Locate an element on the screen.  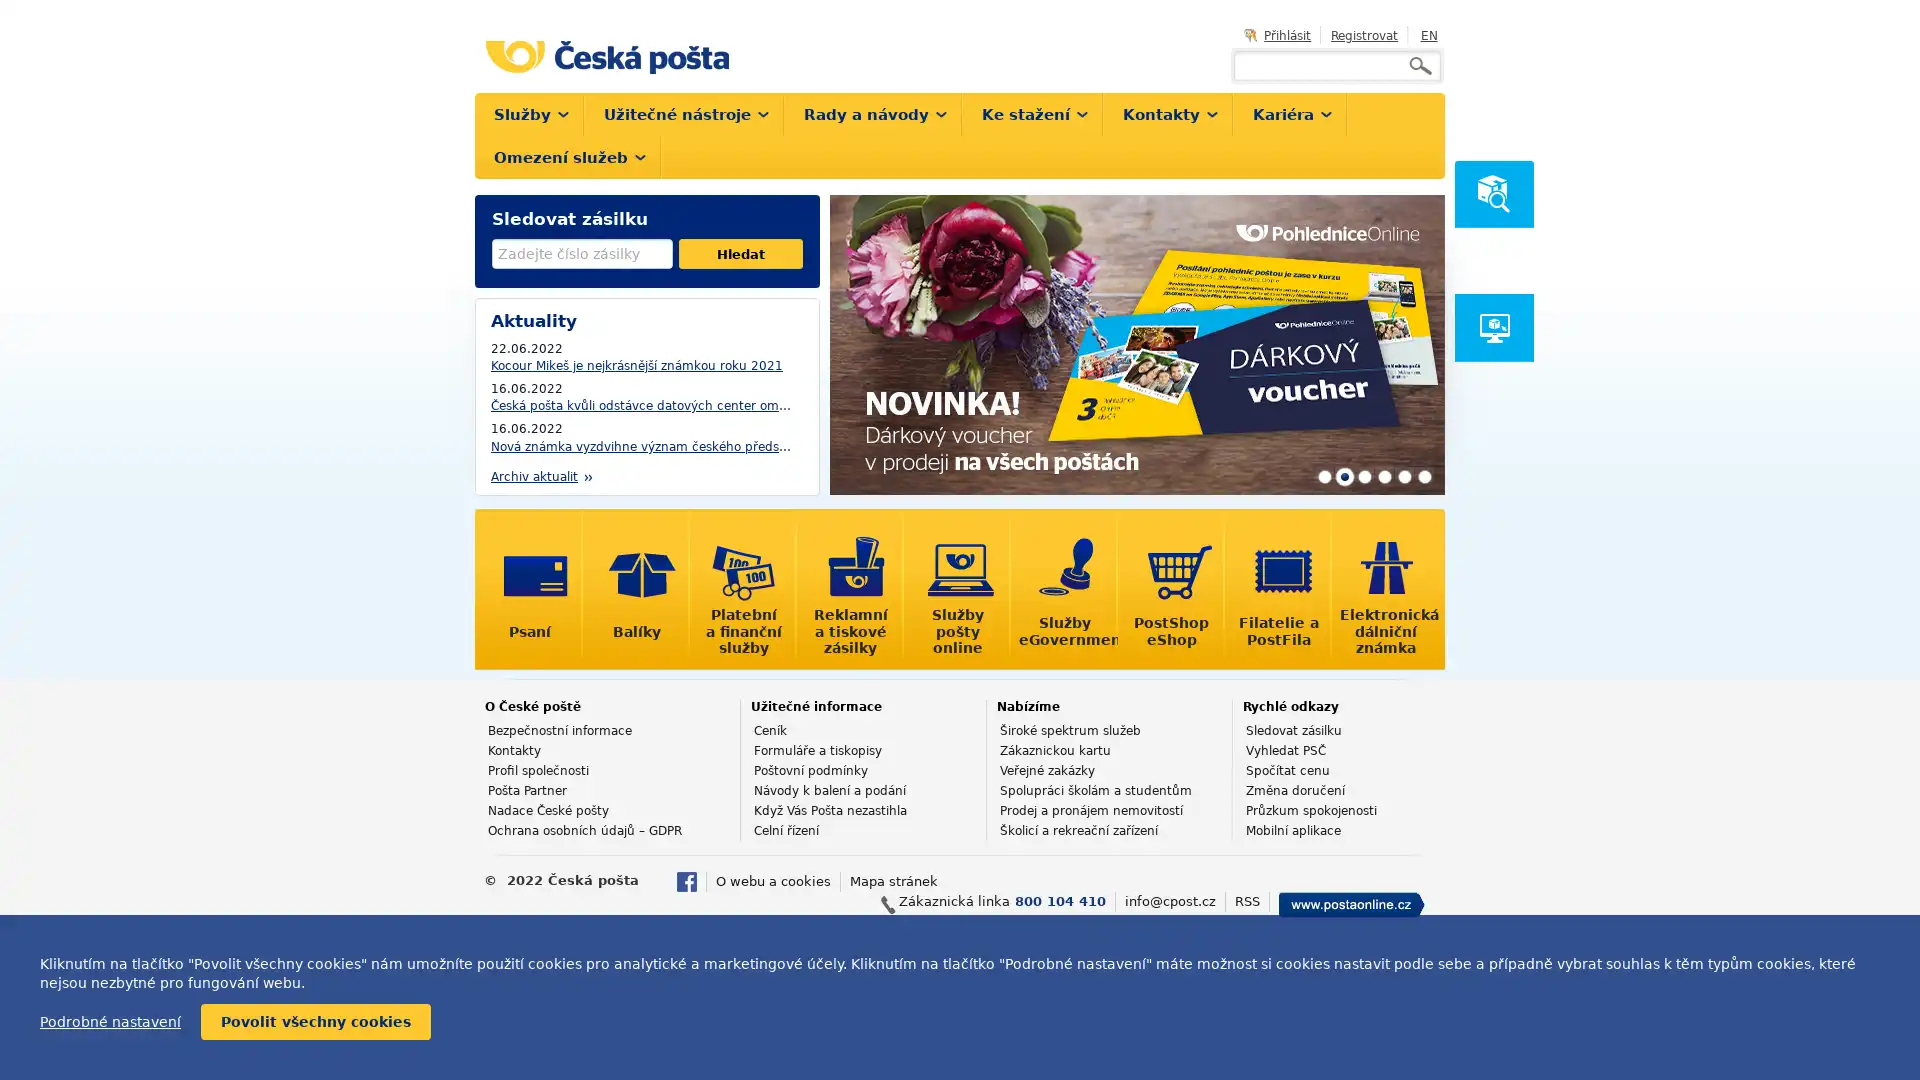
Povolit vsechny cookies is located at coordinates (315, 1022).